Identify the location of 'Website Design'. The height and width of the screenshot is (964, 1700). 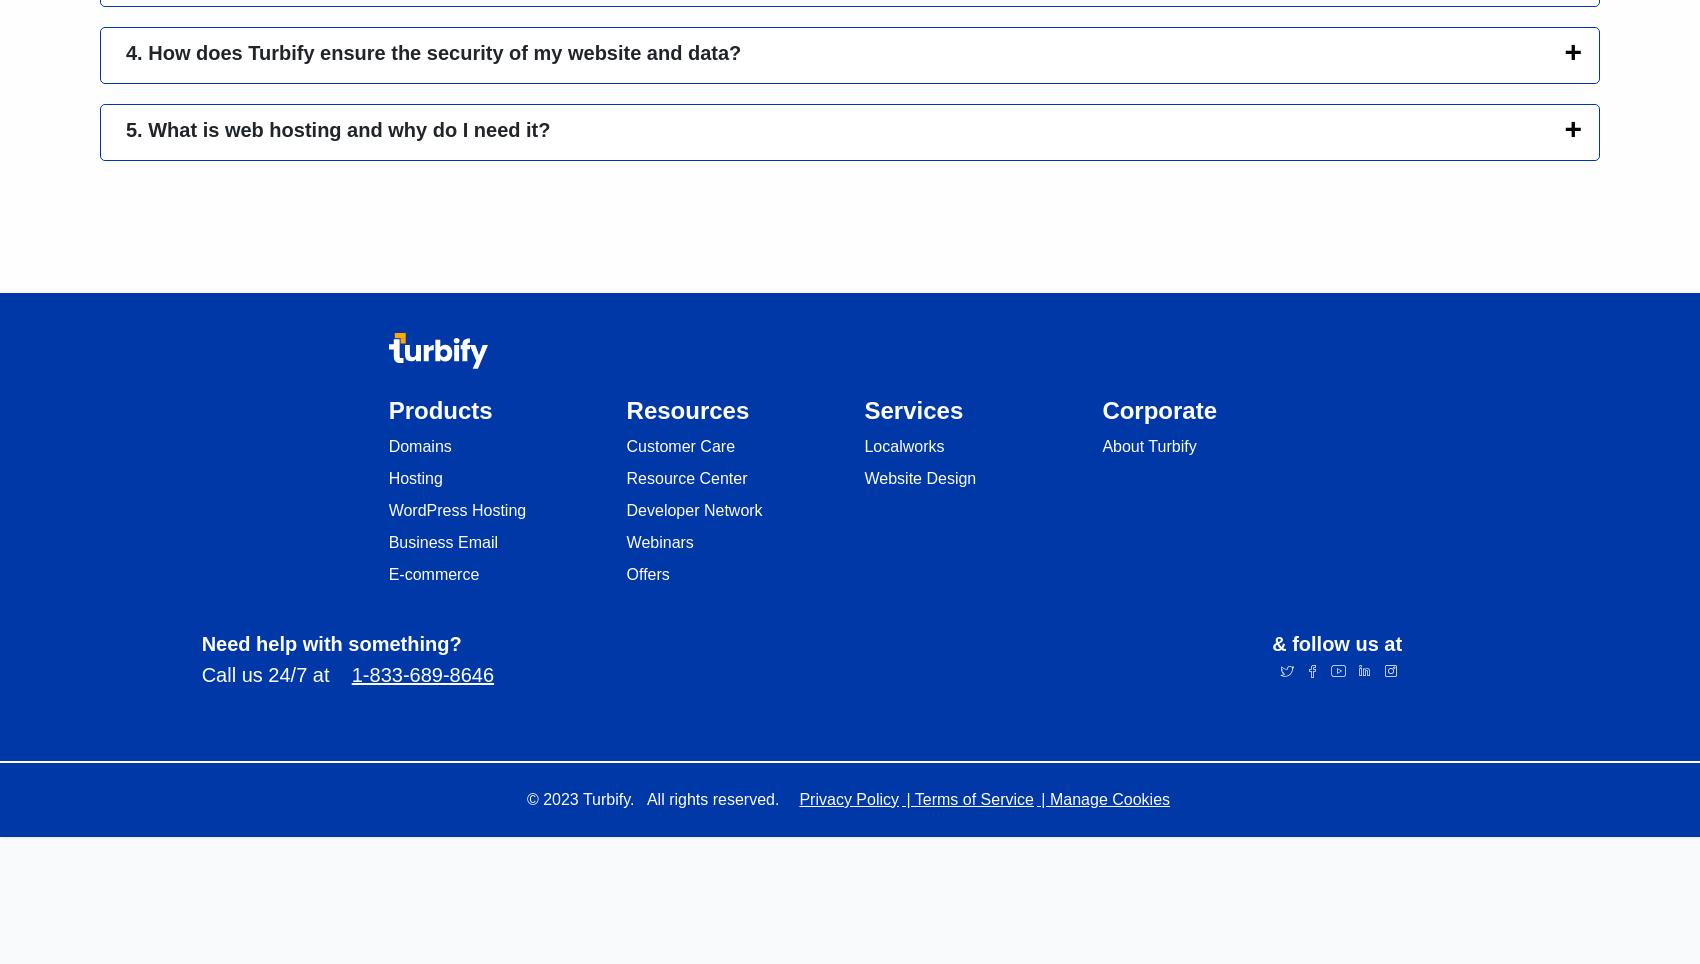
(920, 477).